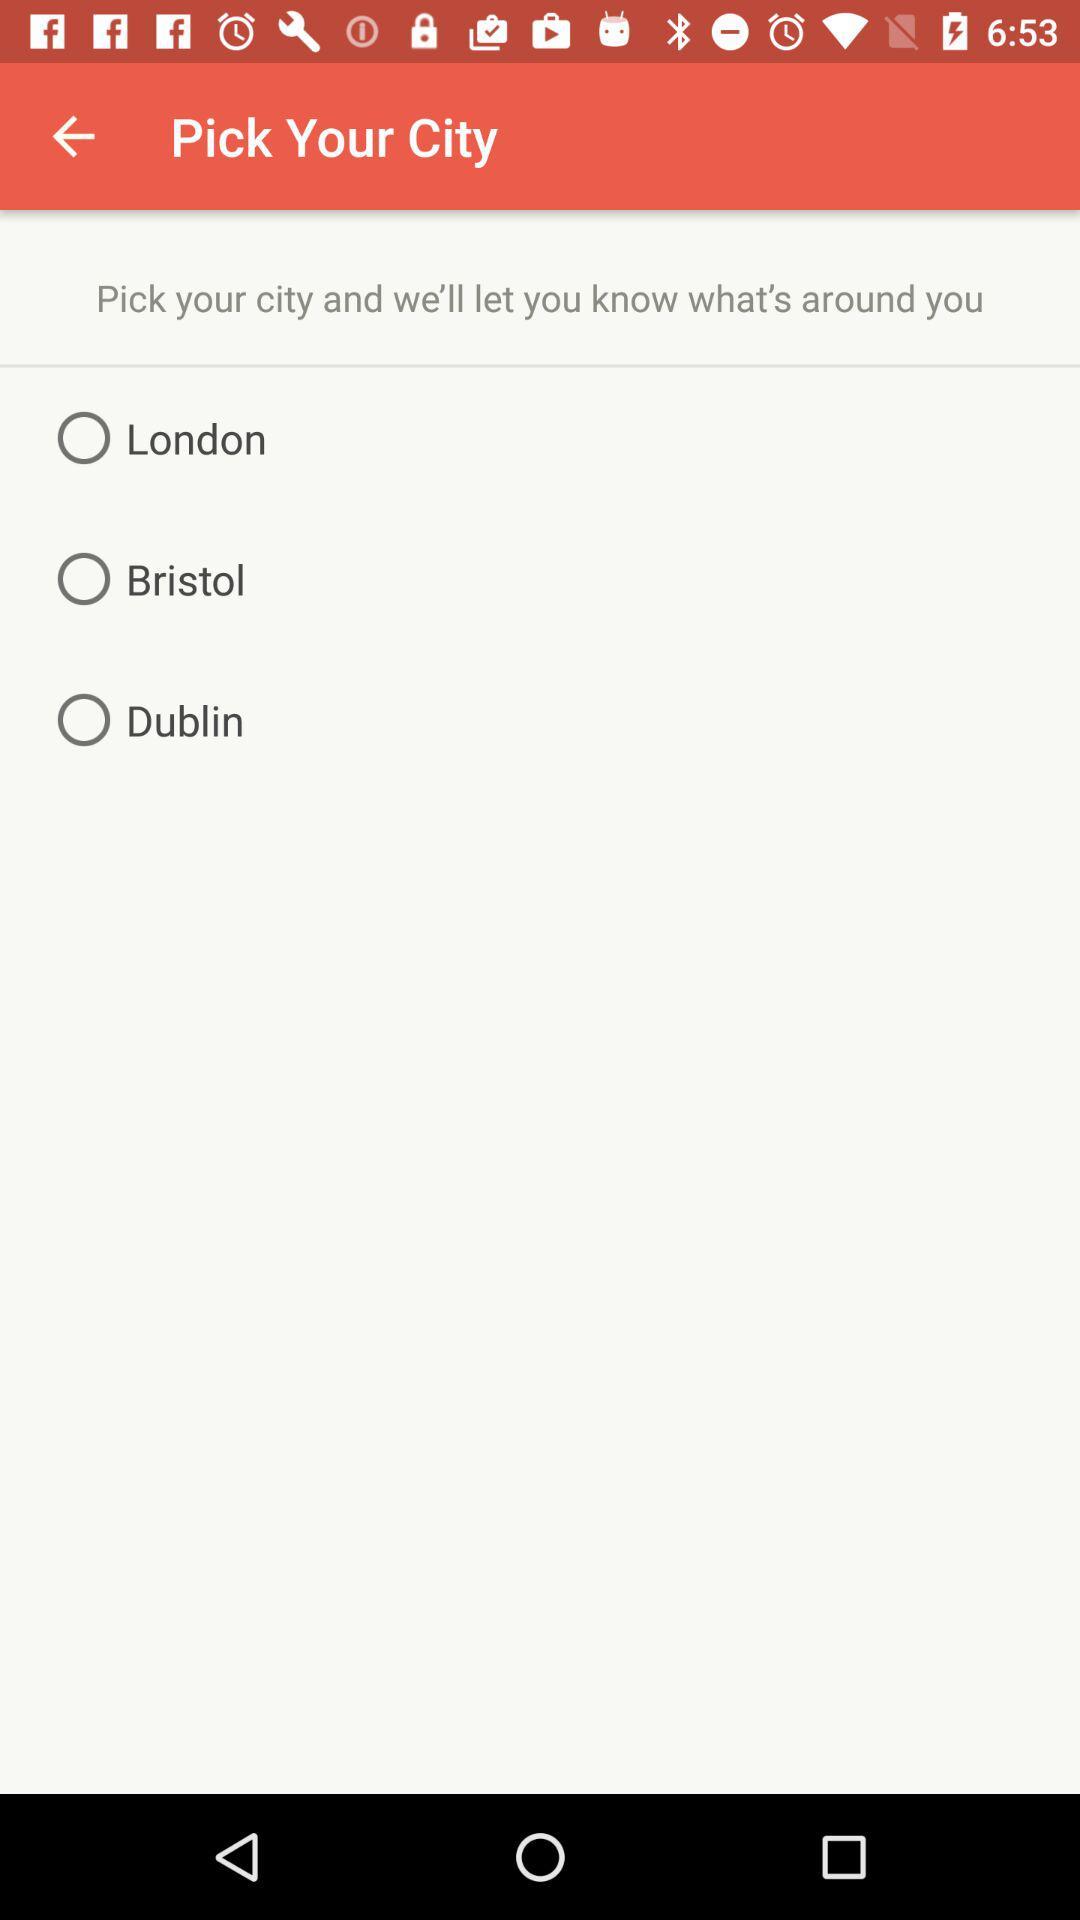 This screenshot has height=1920, width=1080. What do you see at coordinates (153, 436) in the screenshot?
I see `the london` at bounding box center [153, 436].